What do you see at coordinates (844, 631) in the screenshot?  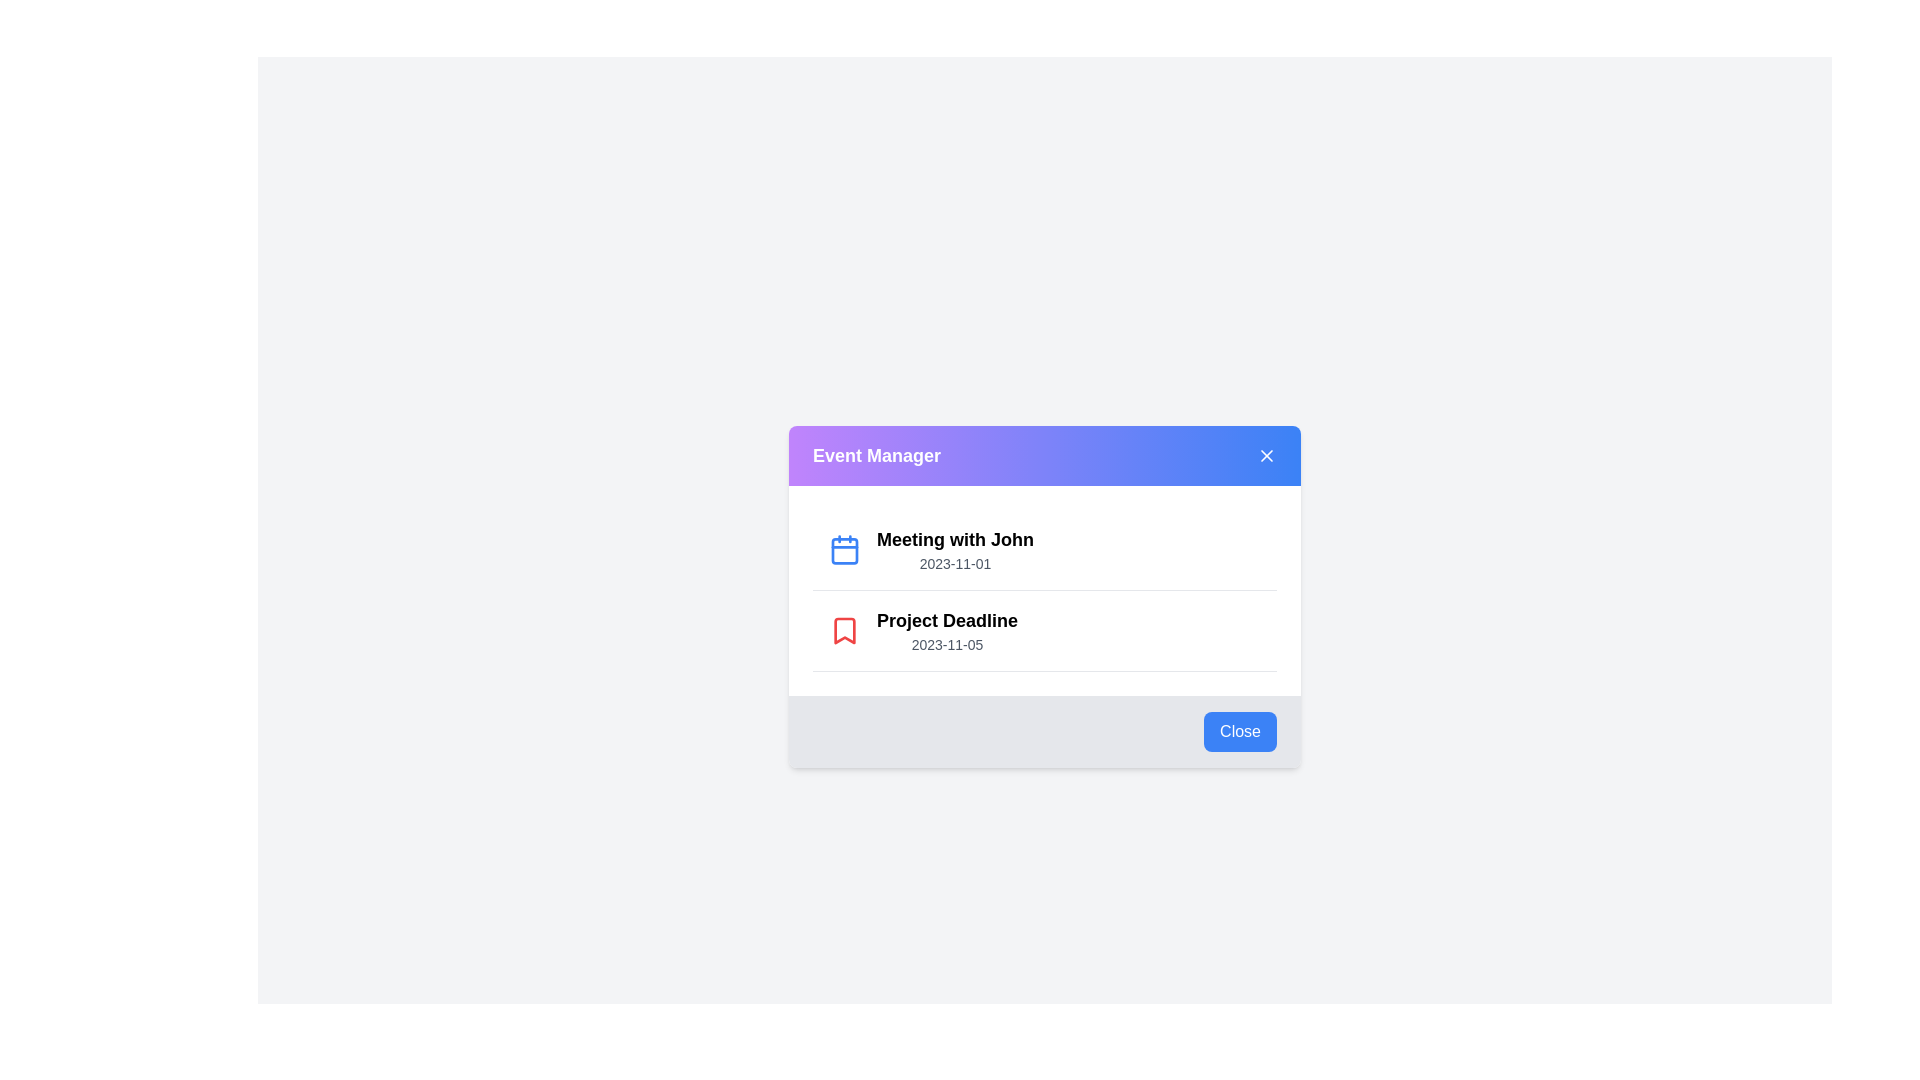 I see `the bookmark icon next to the event` at bounding box center [844, 631].